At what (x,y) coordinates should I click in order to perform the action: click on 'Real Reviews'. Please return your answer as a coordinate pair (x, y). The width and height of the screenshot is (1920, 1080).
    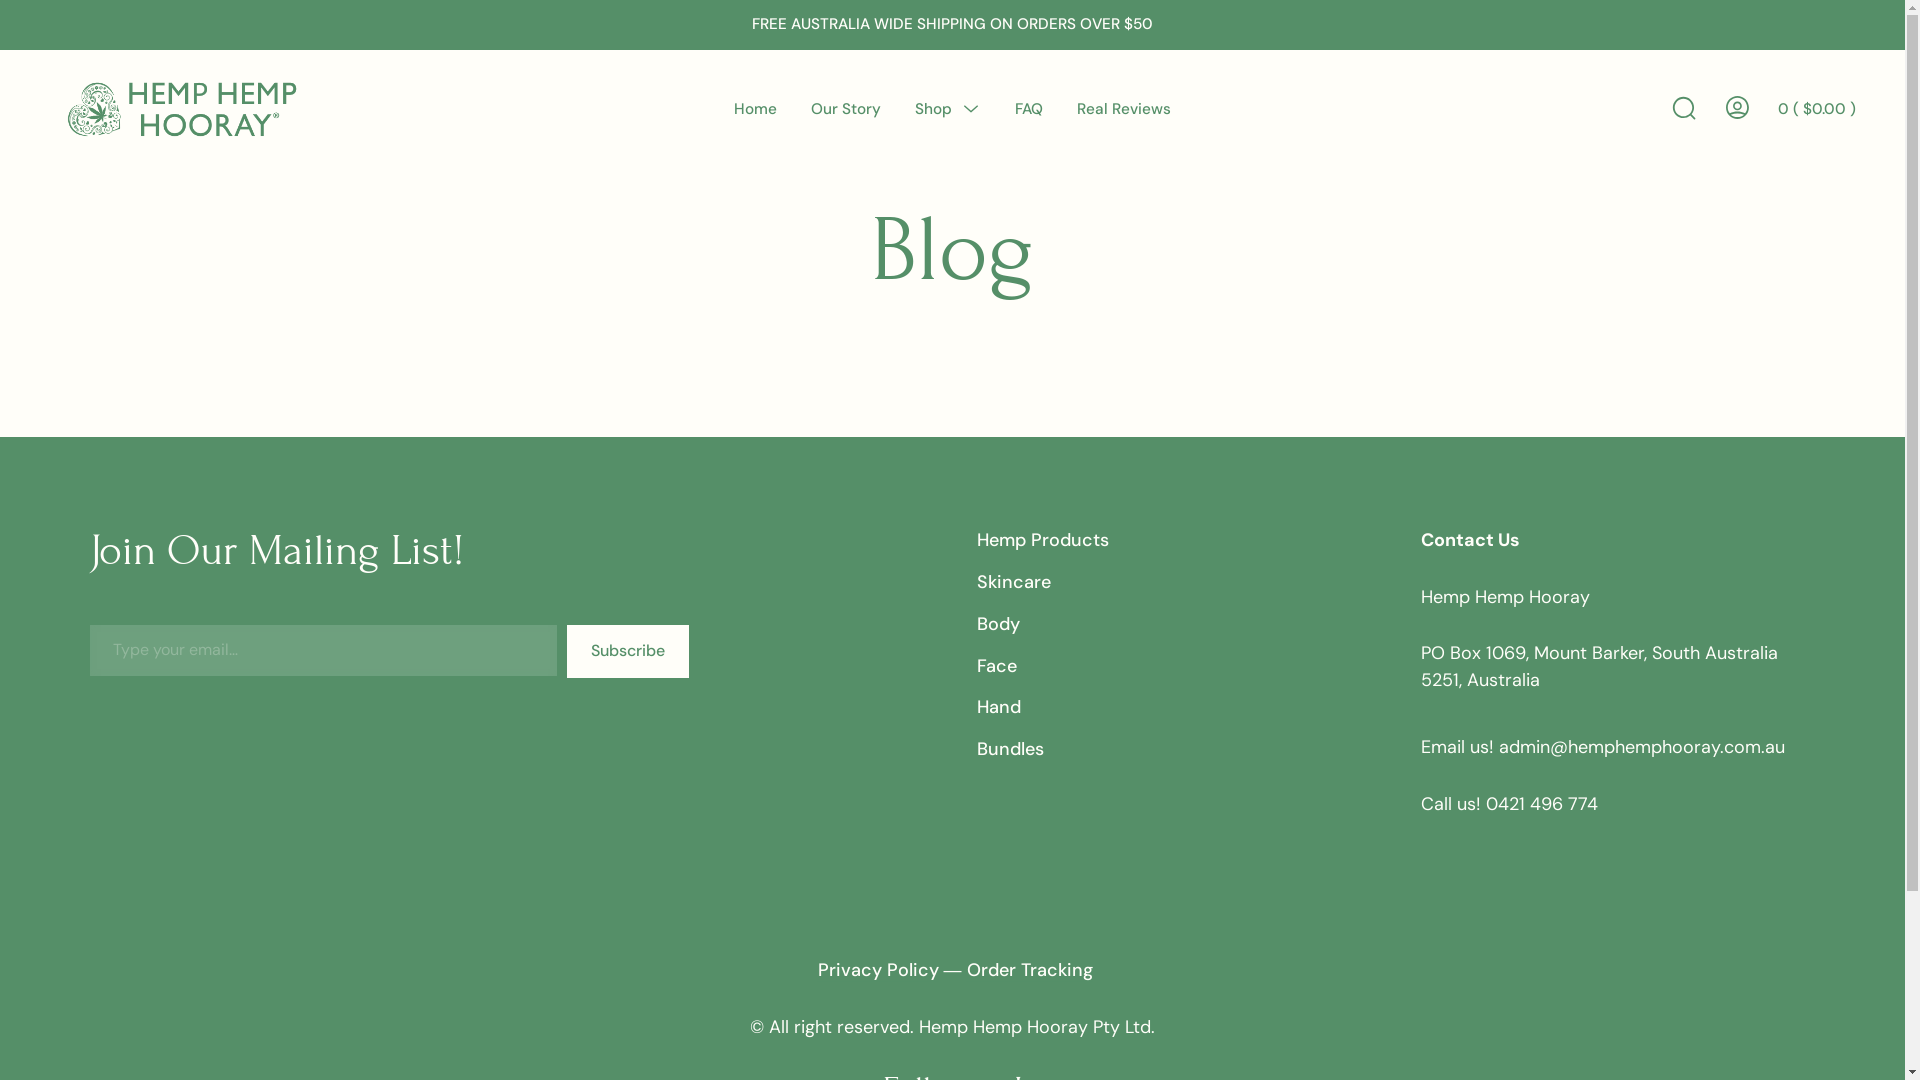
    Looking at the image, I should click on (1123, 108).